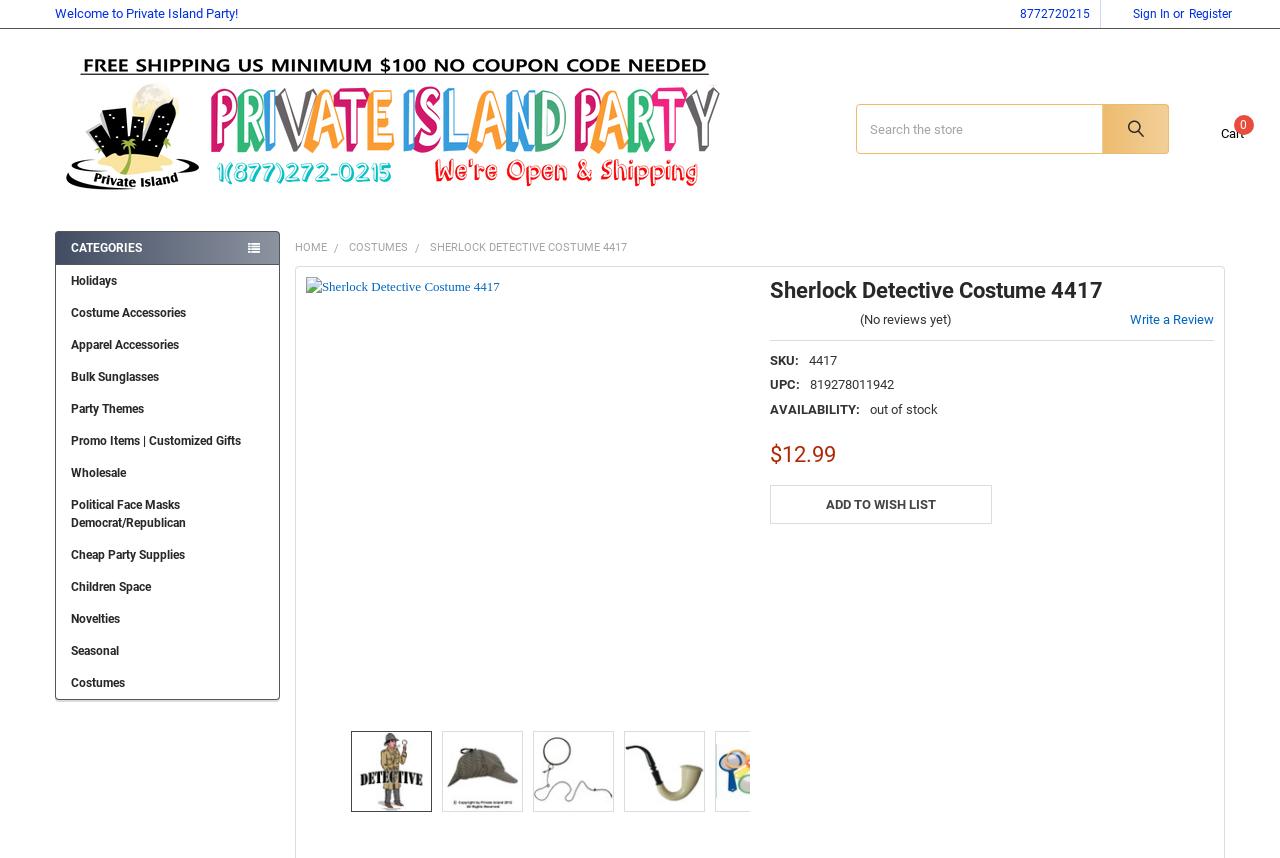 The width and height of the screenshot is (1280, 858). What do you see at coordinates (144, 13) in the screenshot?
I see `'Welcome to Private Island Party!'` at bounding box center [144, 13].